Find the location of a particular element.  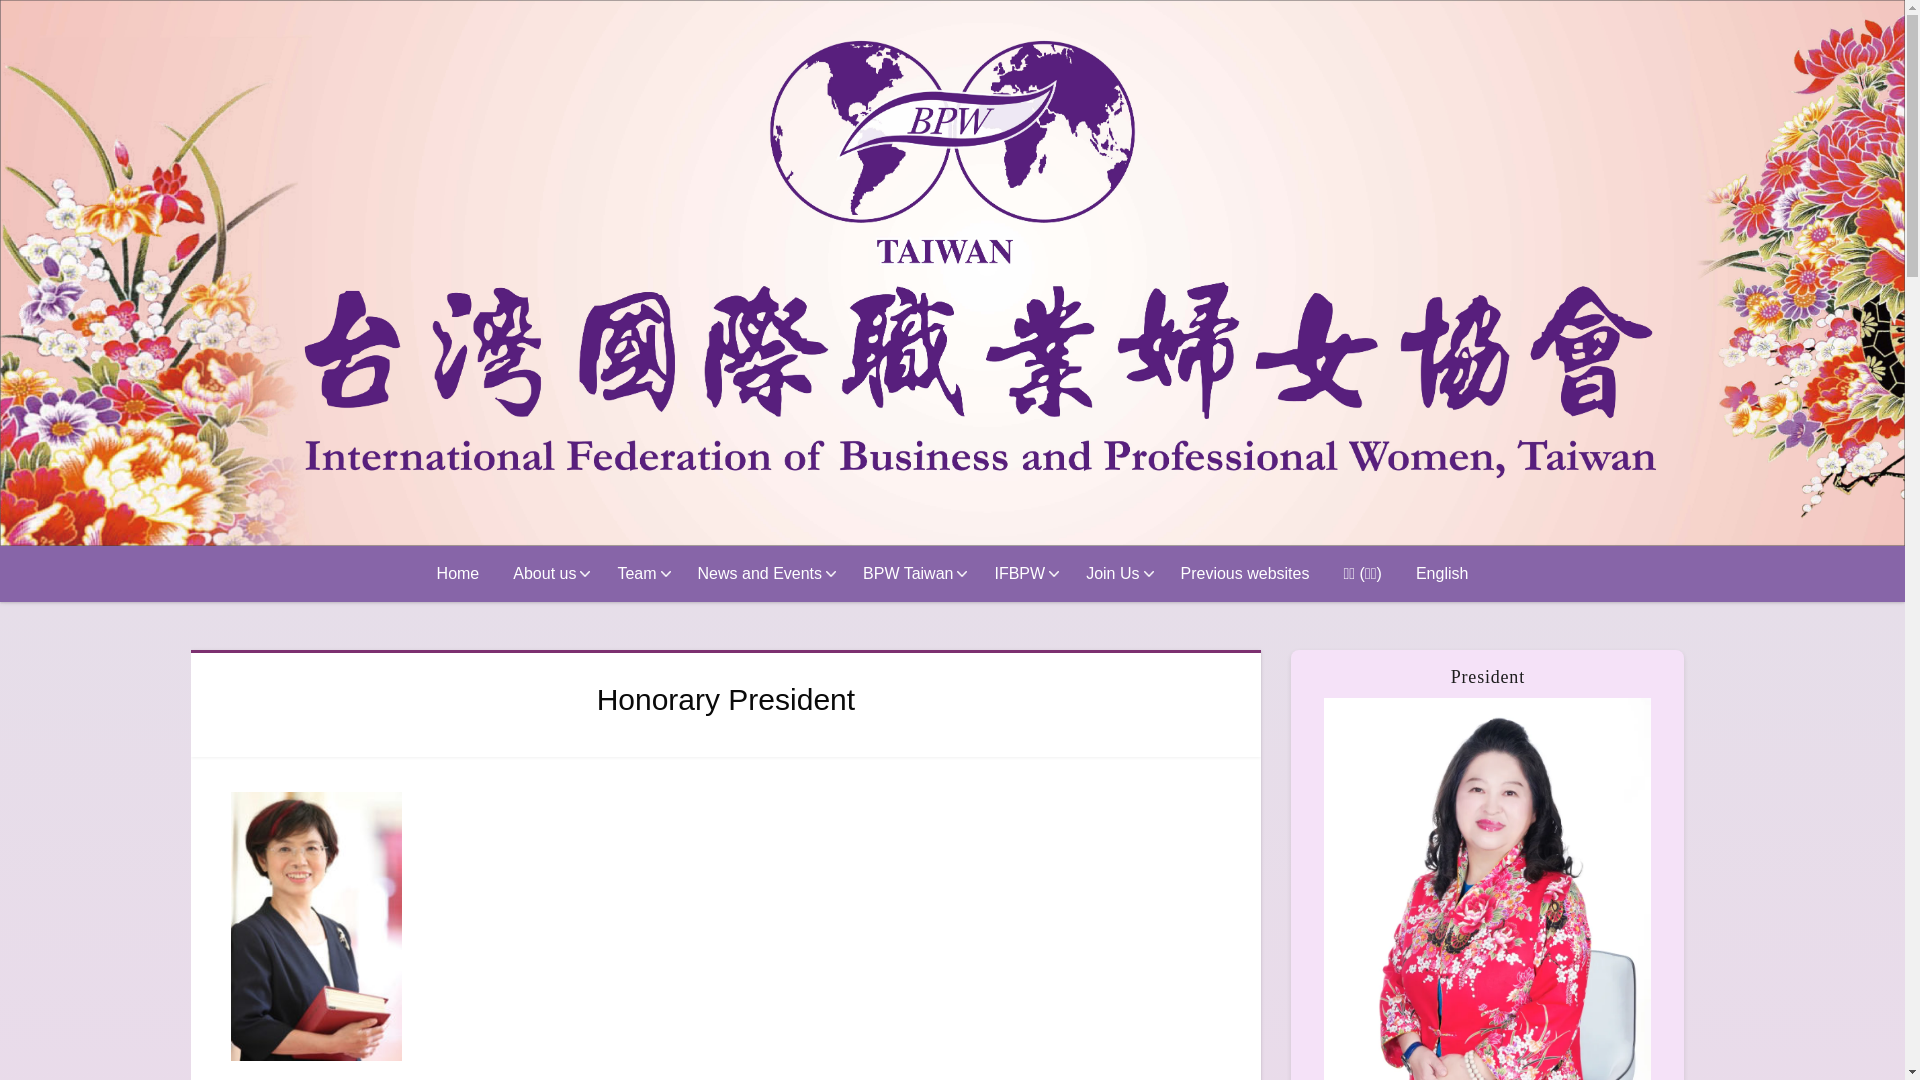

'Previous websites' is located at coordinates (1244, 574).